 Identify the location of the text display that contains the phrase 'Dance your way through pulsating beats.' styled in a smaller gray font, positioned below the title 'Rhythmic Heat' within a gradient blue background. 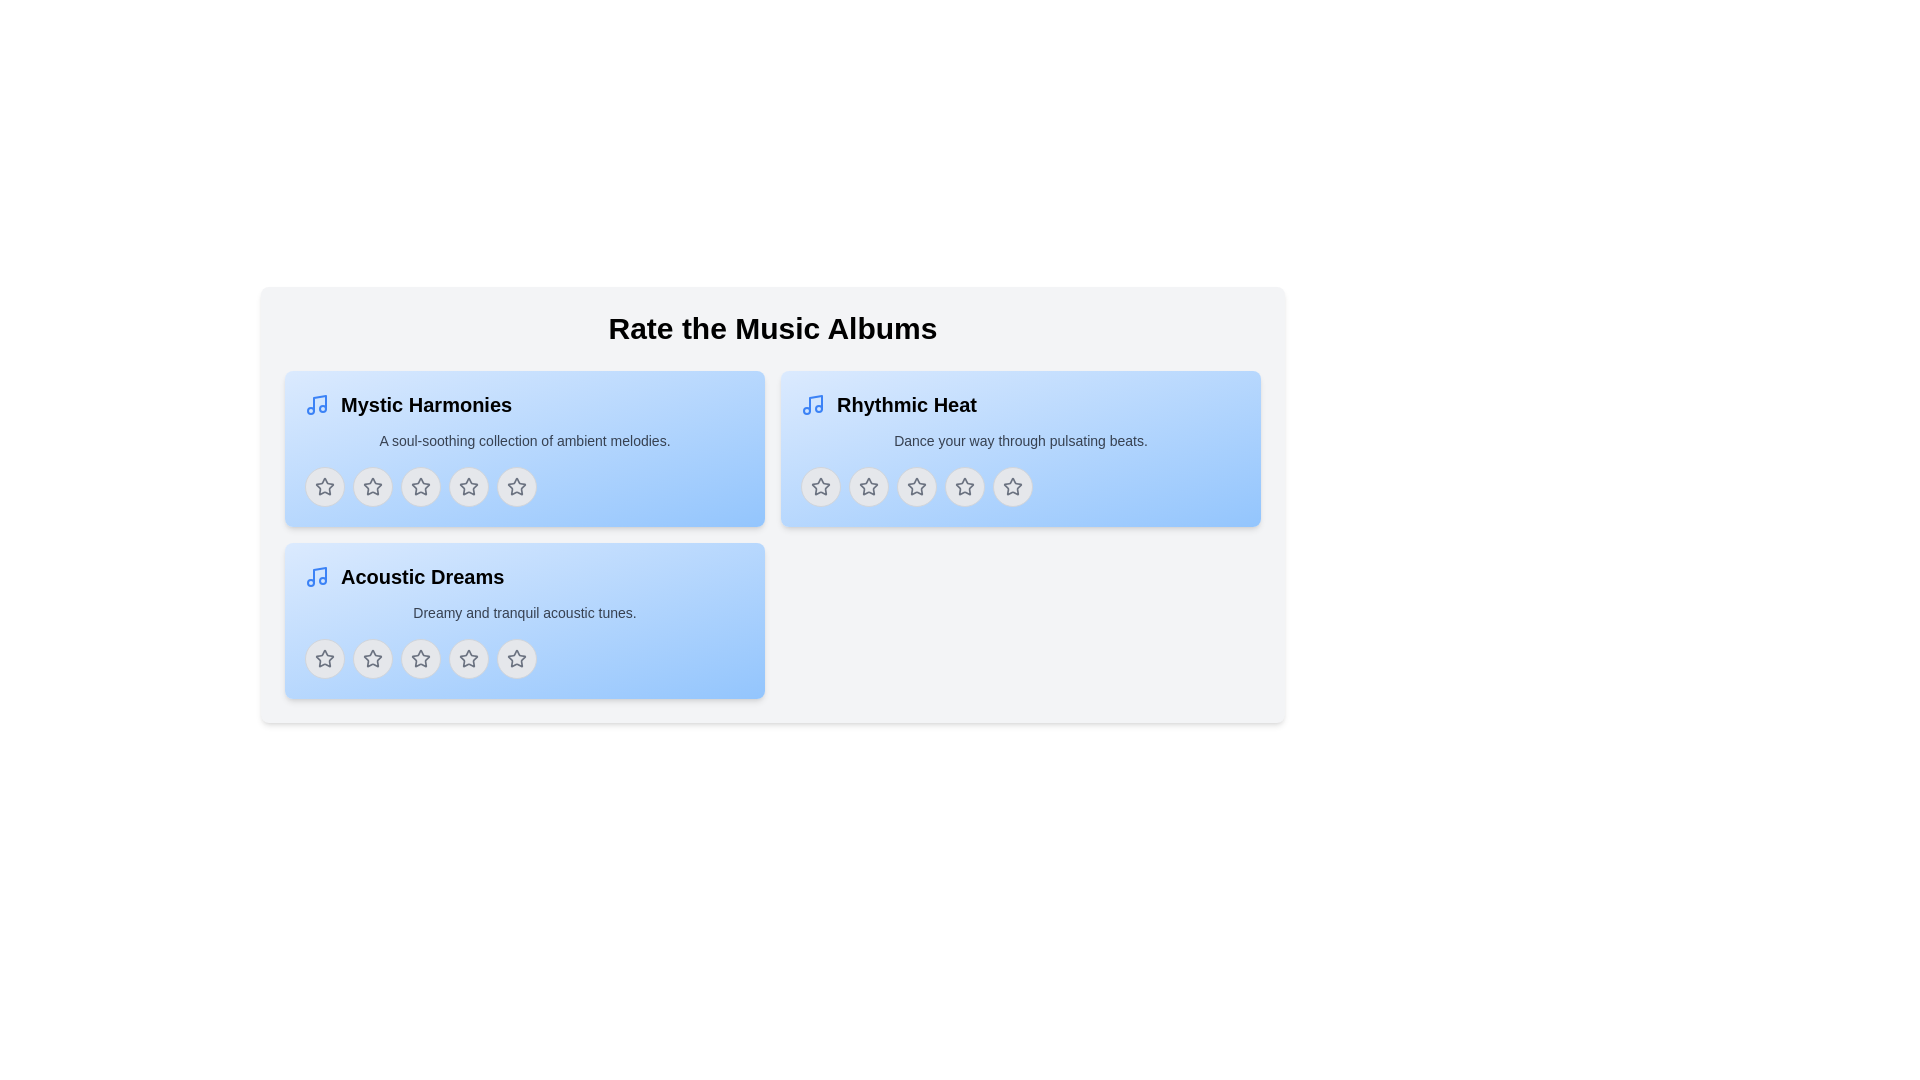
(1021, 439).